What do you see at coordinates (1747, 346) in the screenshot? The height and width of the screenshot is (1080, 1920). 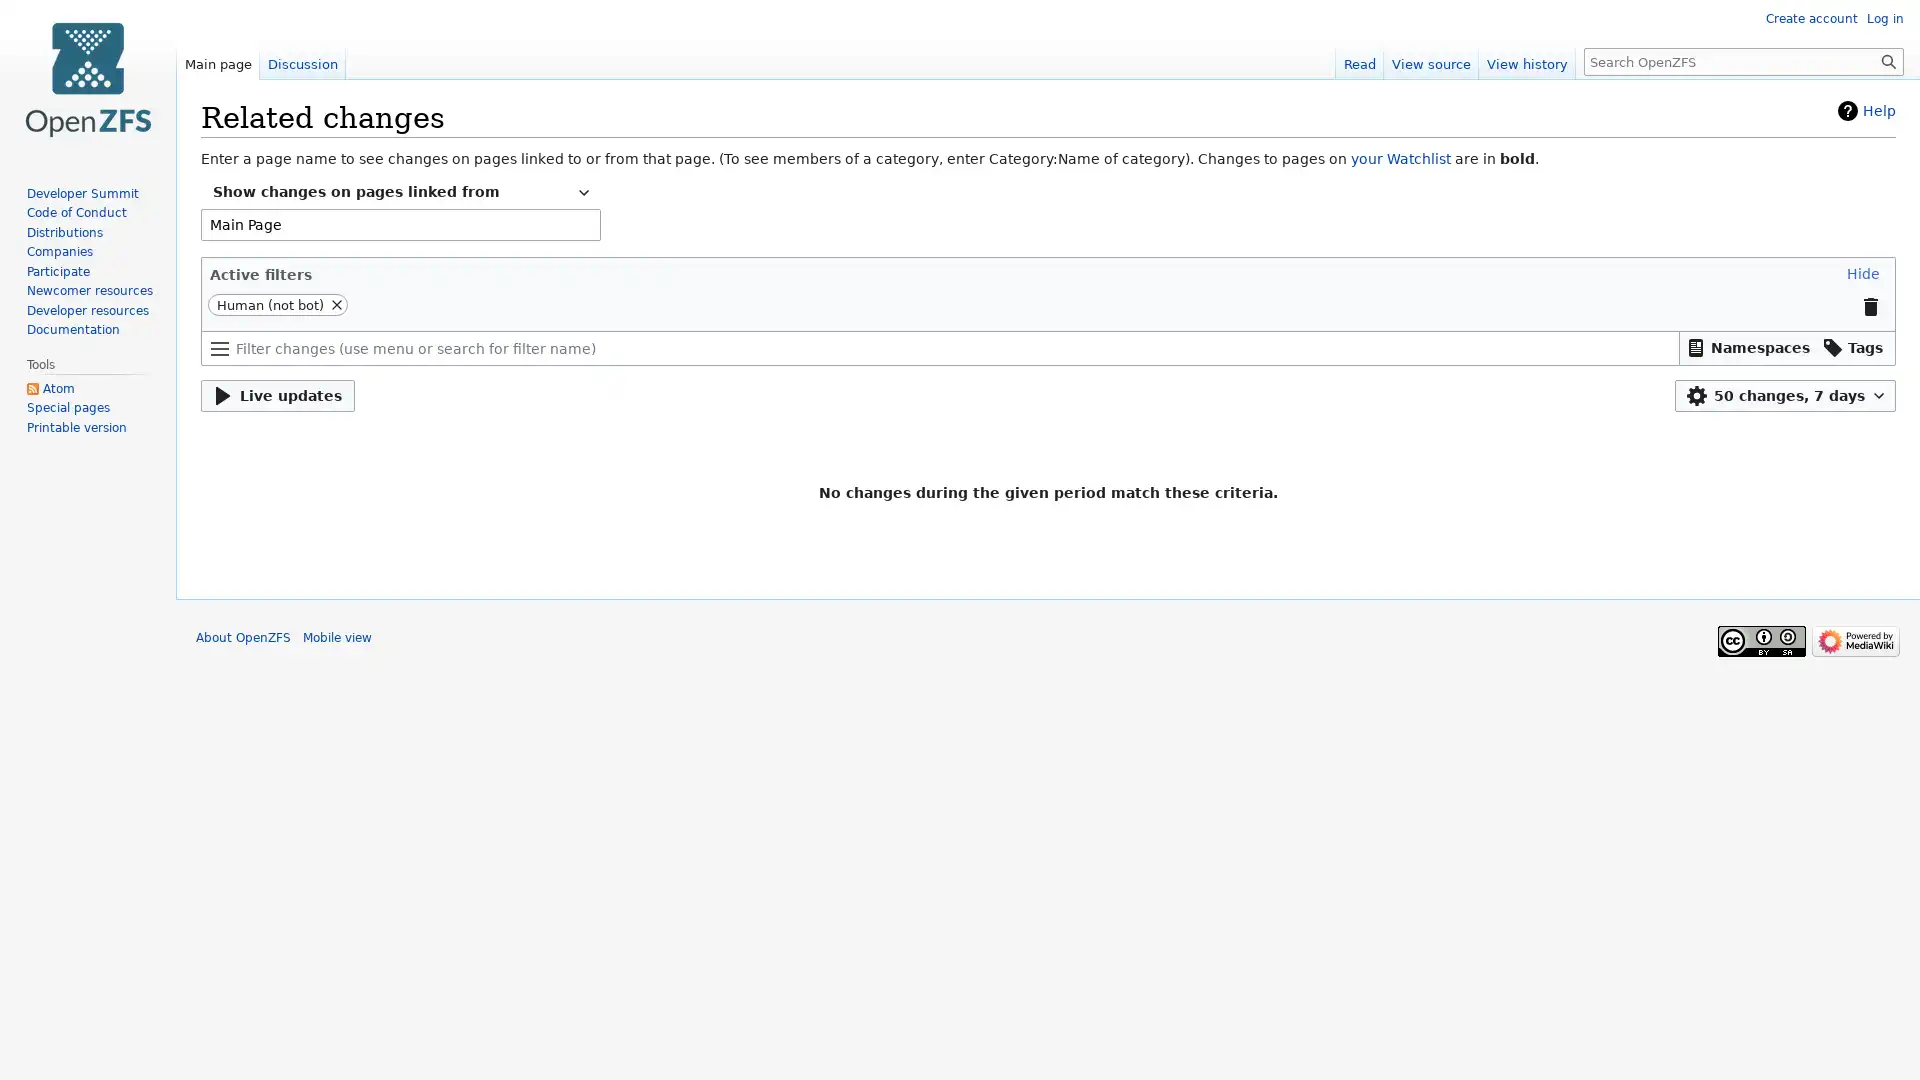 I see `Filter results by namespace` at bounding box center [1747, 346].